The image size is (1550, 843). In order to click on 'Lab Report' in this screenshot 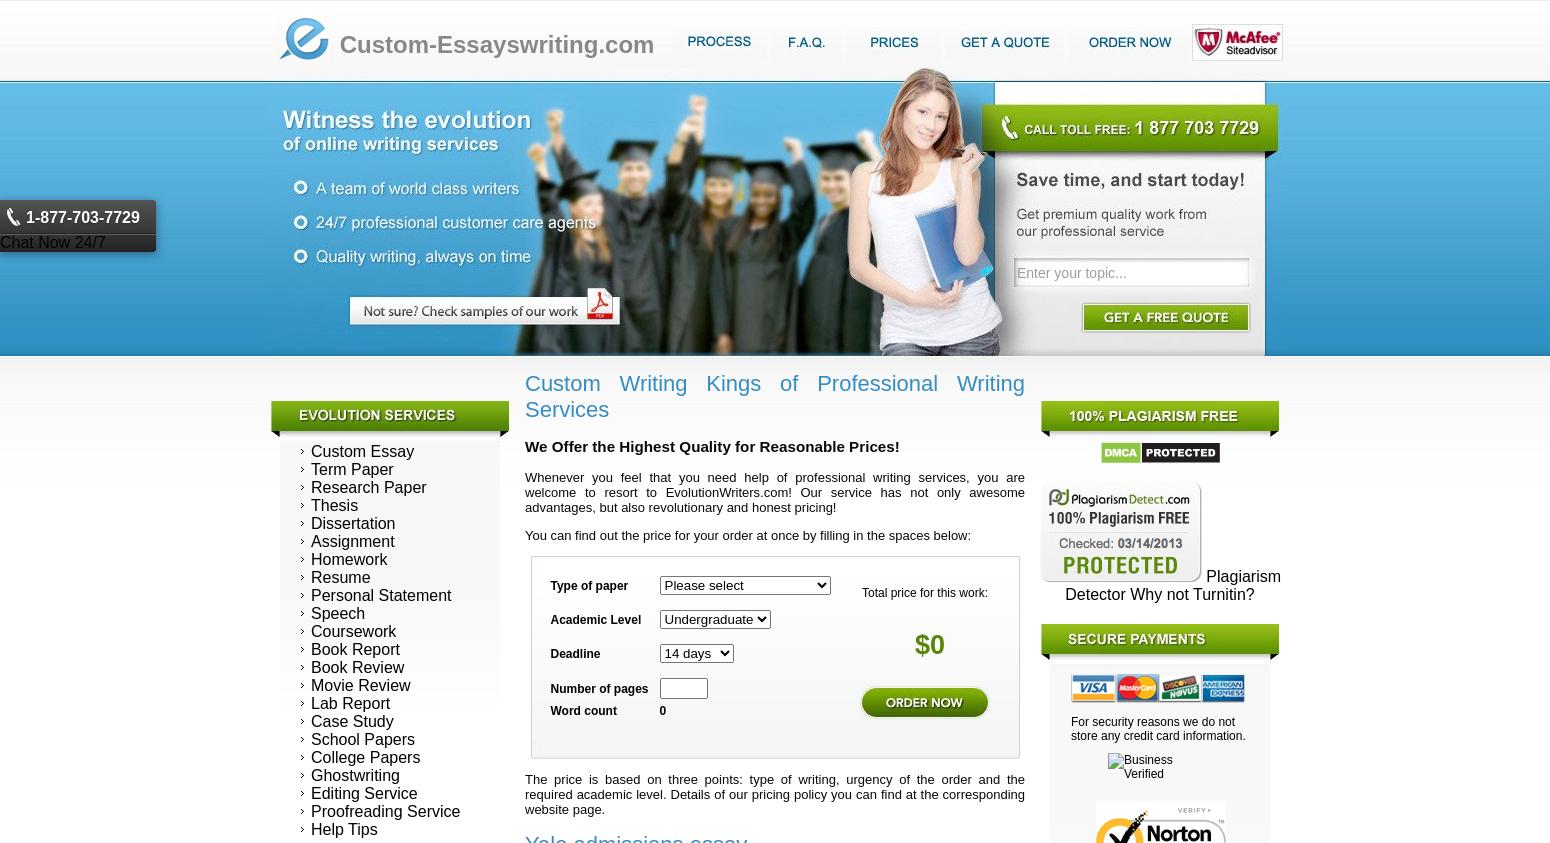, I will do `click(349, 701)`.